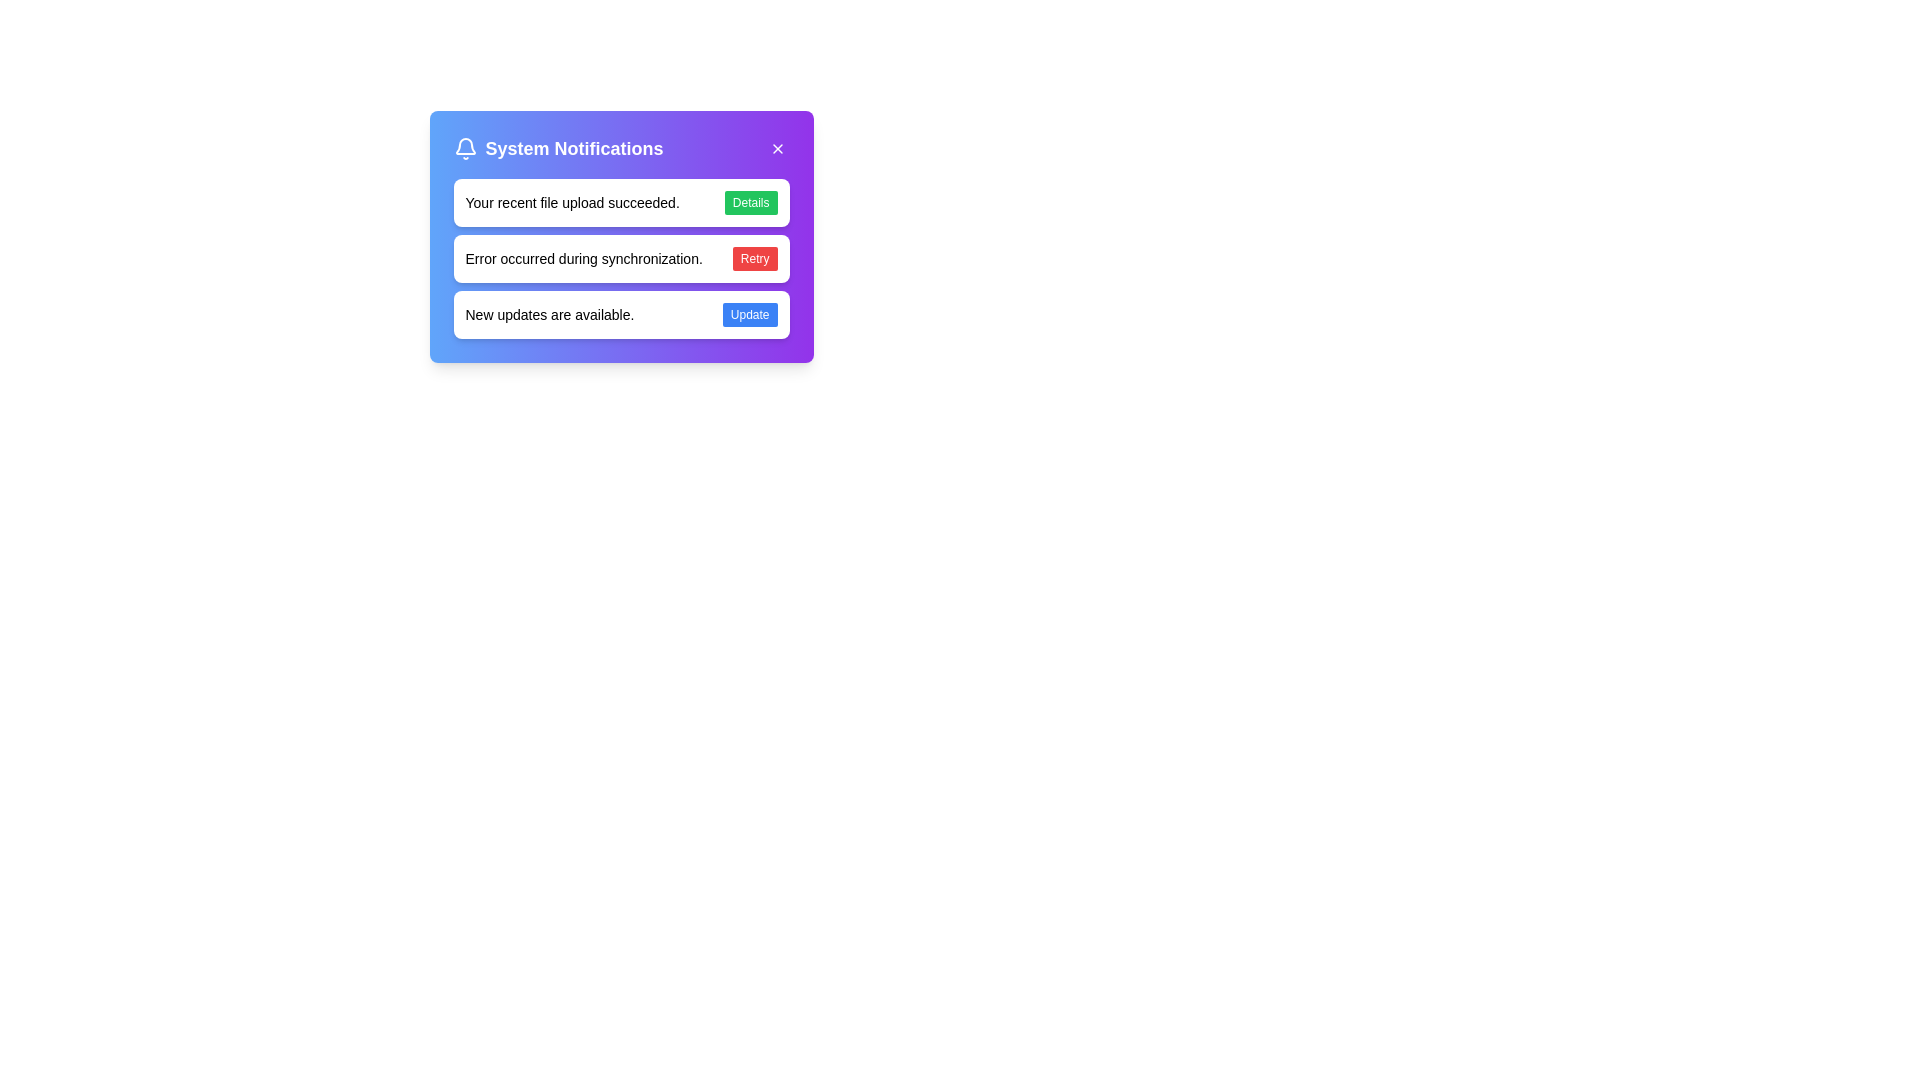  What do you see at coordinates (776, 148) in the screenshot?
I see `the close icon button located in the top-right corner of the notification card` at bounding box center [776, 148].